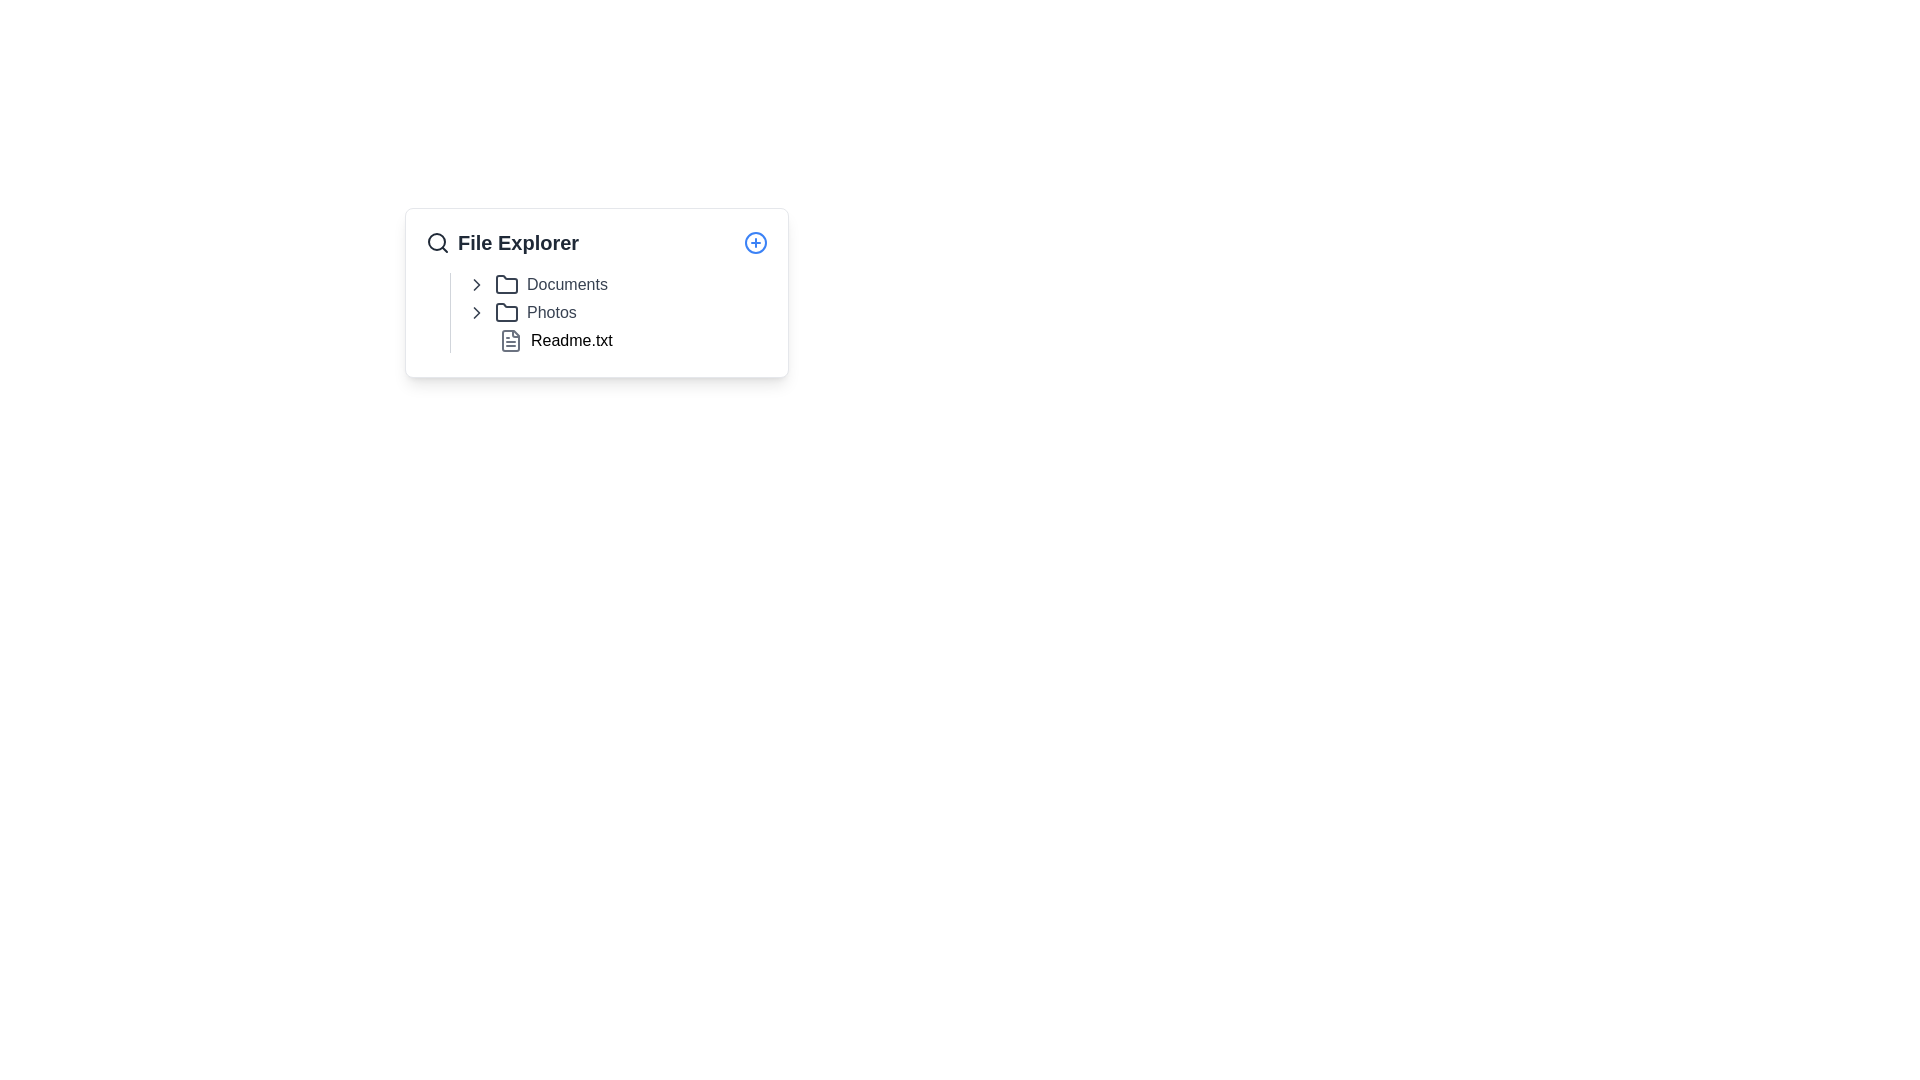 The image size is (1920, 1080). What do you see at coordinates (510, 339) in the screenshot?
I see `the small gray file icon representing 'Readme.txt' located` at bounding box center [510, 339].